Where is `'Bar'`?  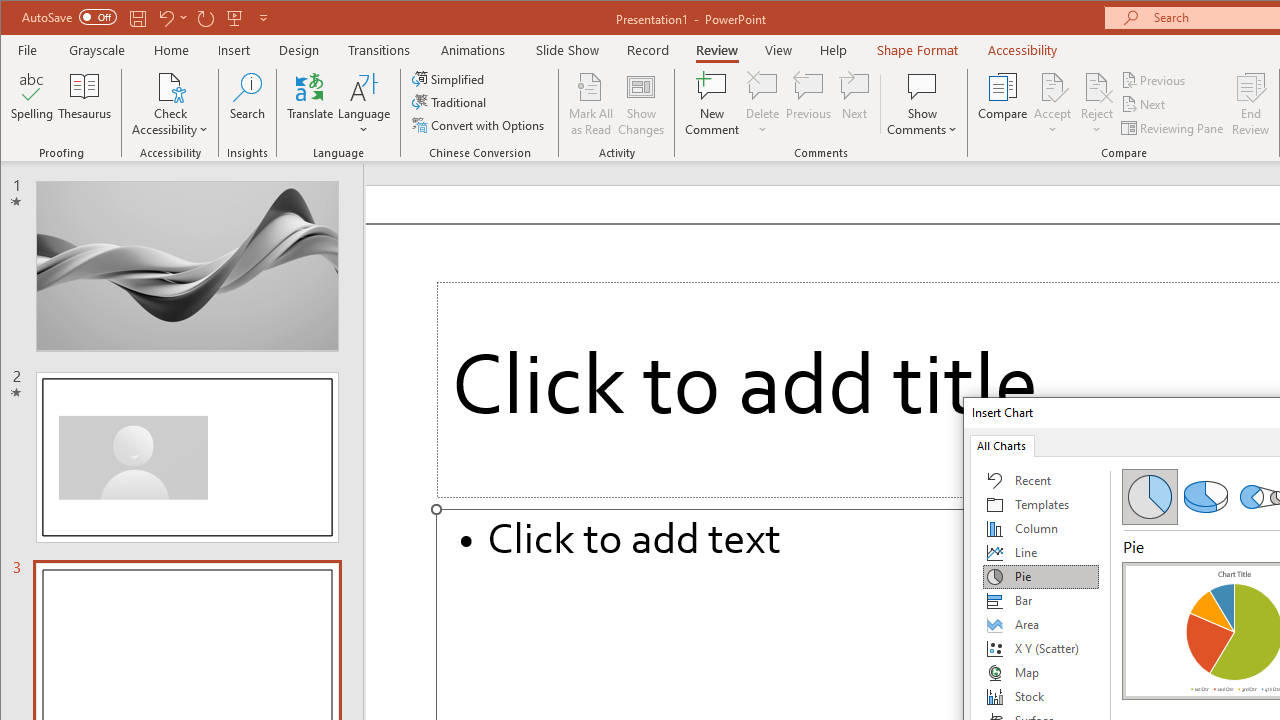
'Bar' is located at coordinates (1040, 599).